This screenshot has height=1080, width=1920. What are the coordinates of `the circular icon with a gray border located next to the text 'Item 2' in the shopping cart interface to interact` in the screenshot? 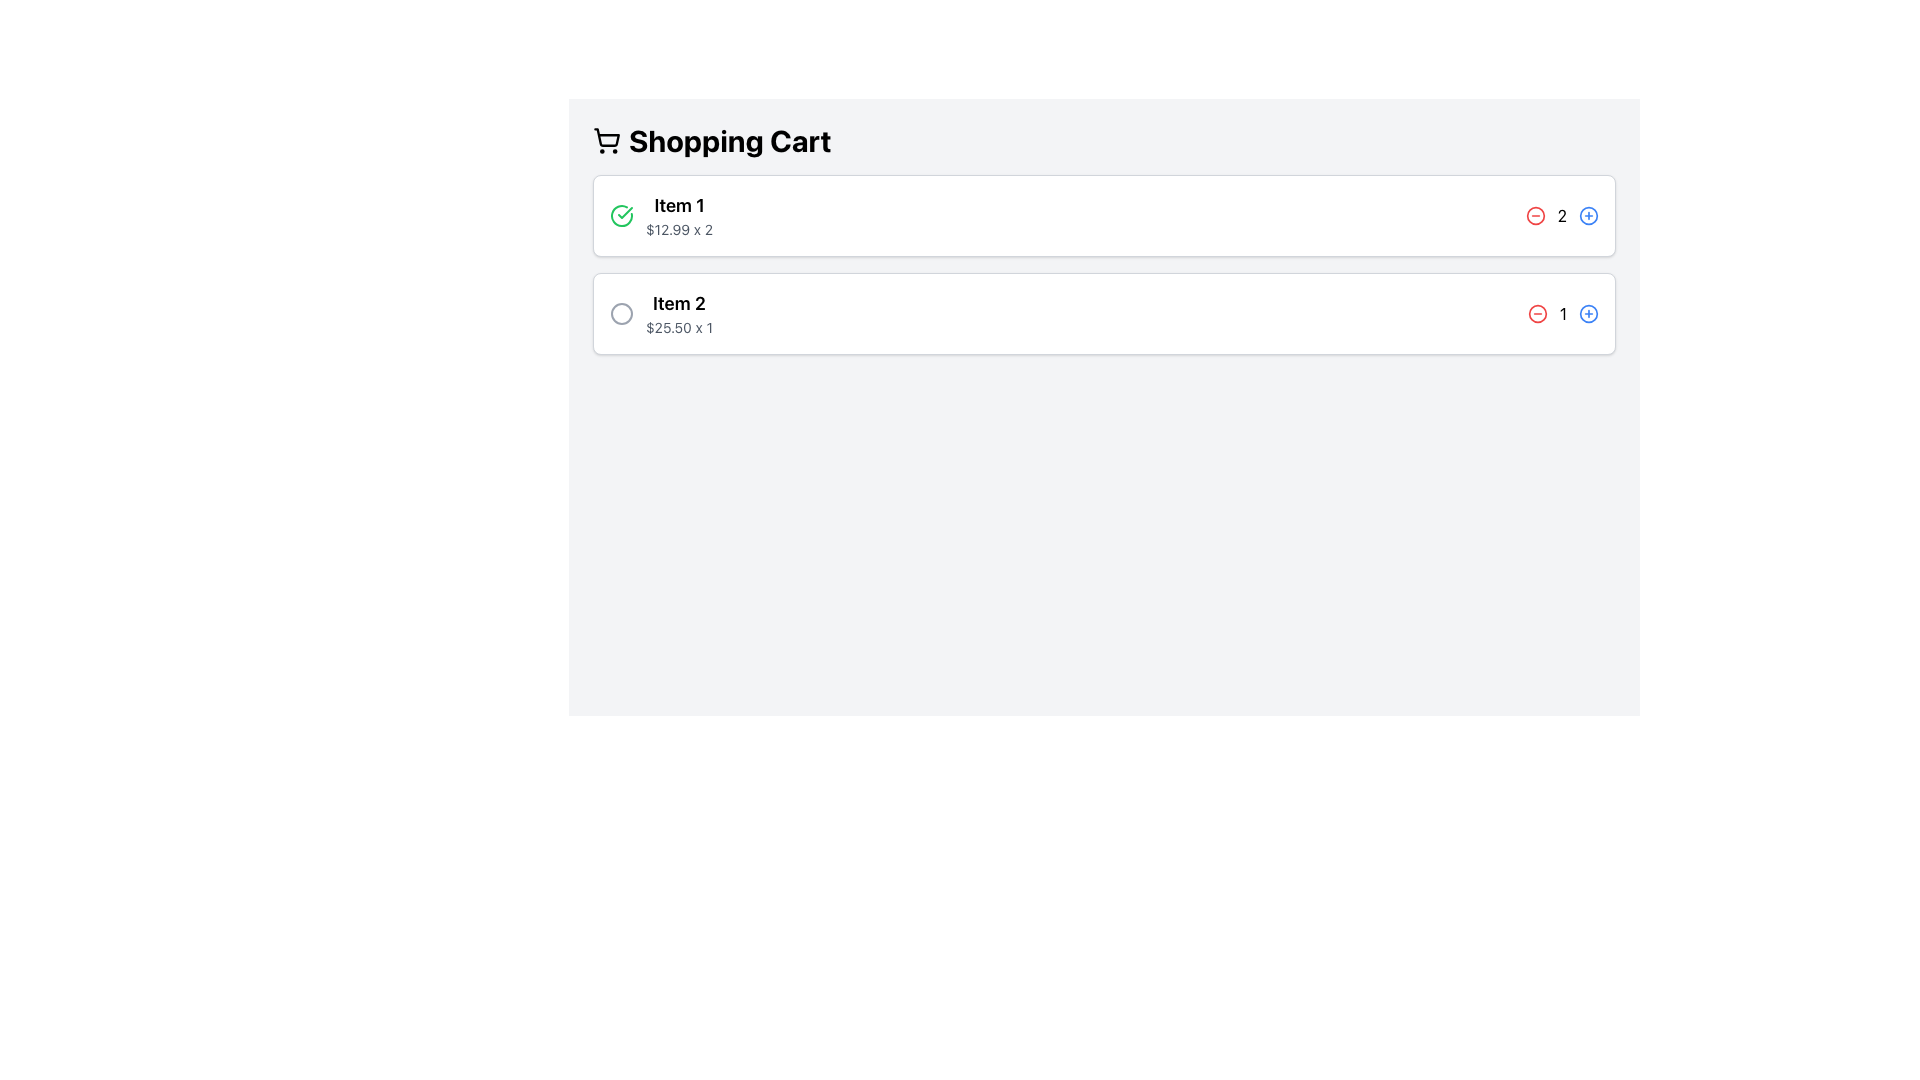 It's located at (621, 313).